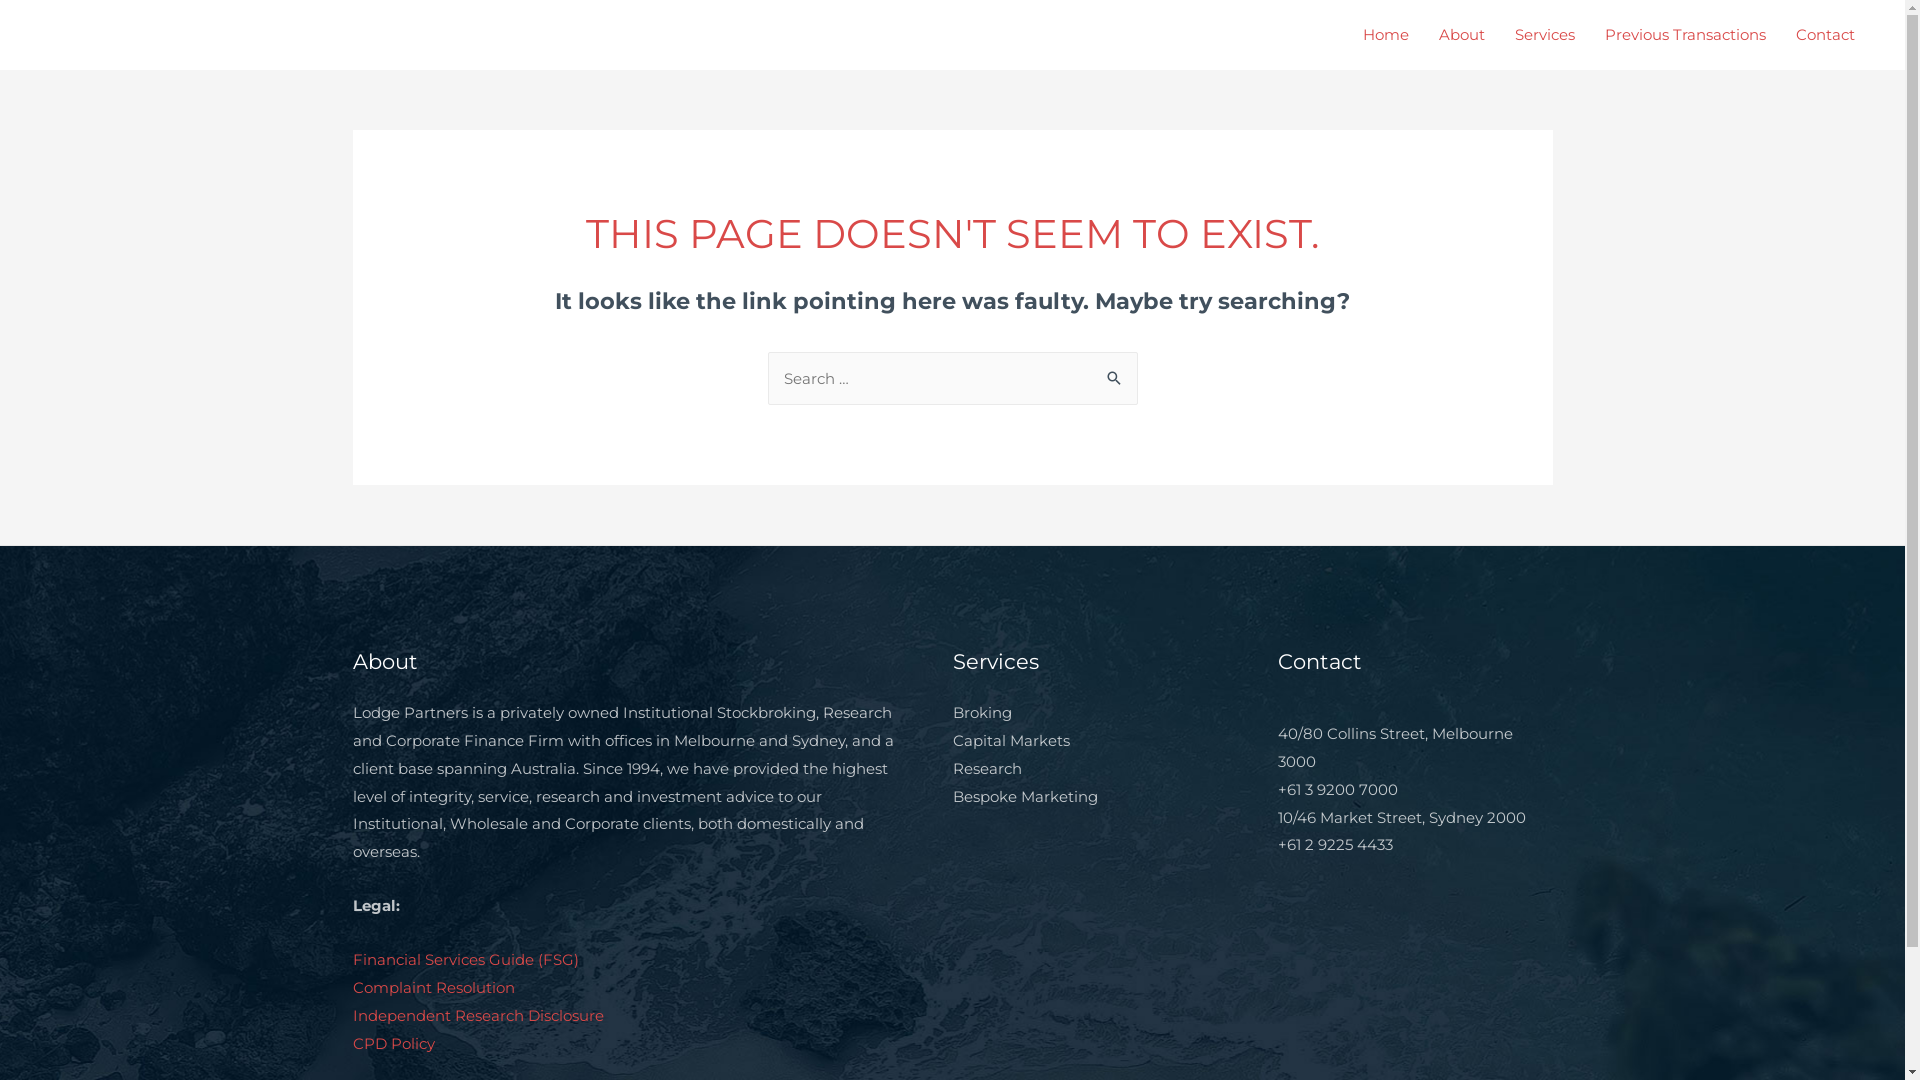 The height and width of the screenshot is (1080, 1920). Describe the element at coordinates (476, 1015) in the screenshot. I see `'Independent Research Disclosure'` at that location.